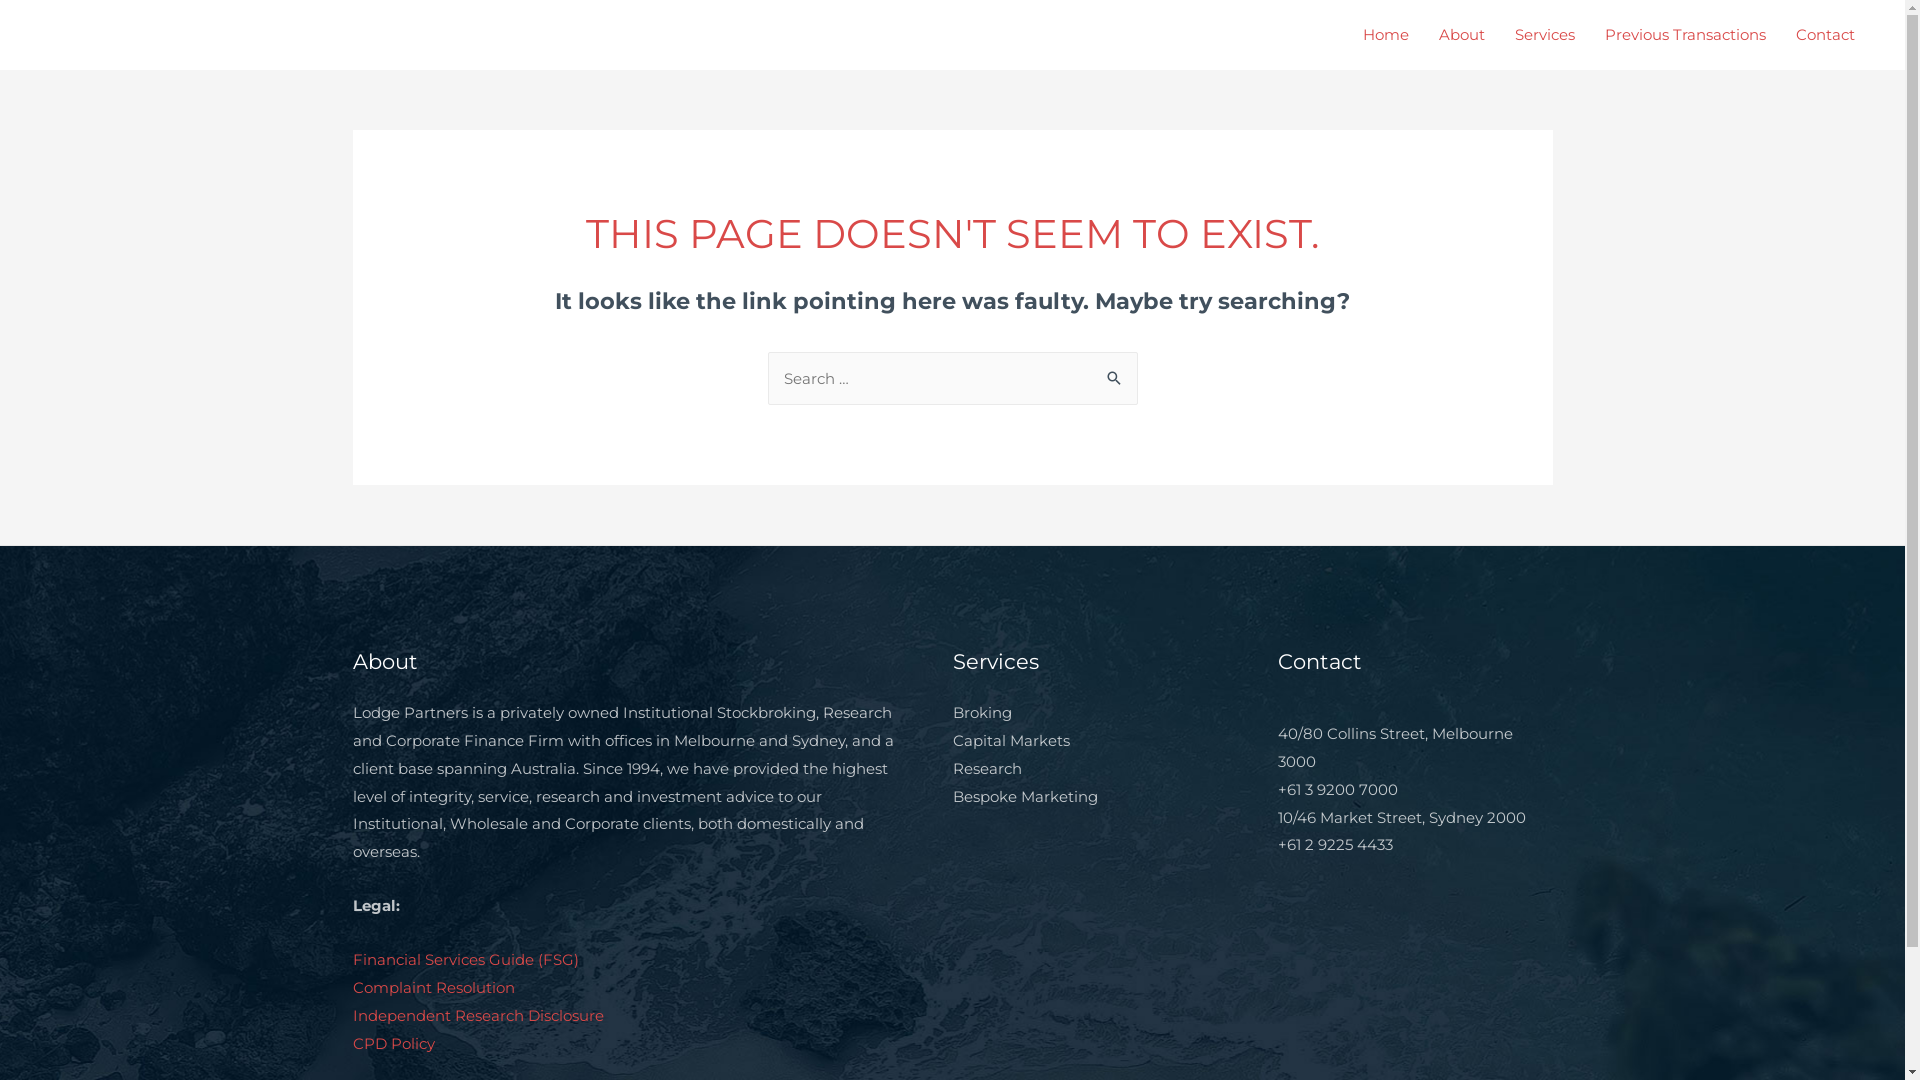 The height and width of the screenshot is (1080, 1920). Describe the element at coordinates (476, 1015) in the screenshot. I see `'Independent Research Disclosure'` at that location.